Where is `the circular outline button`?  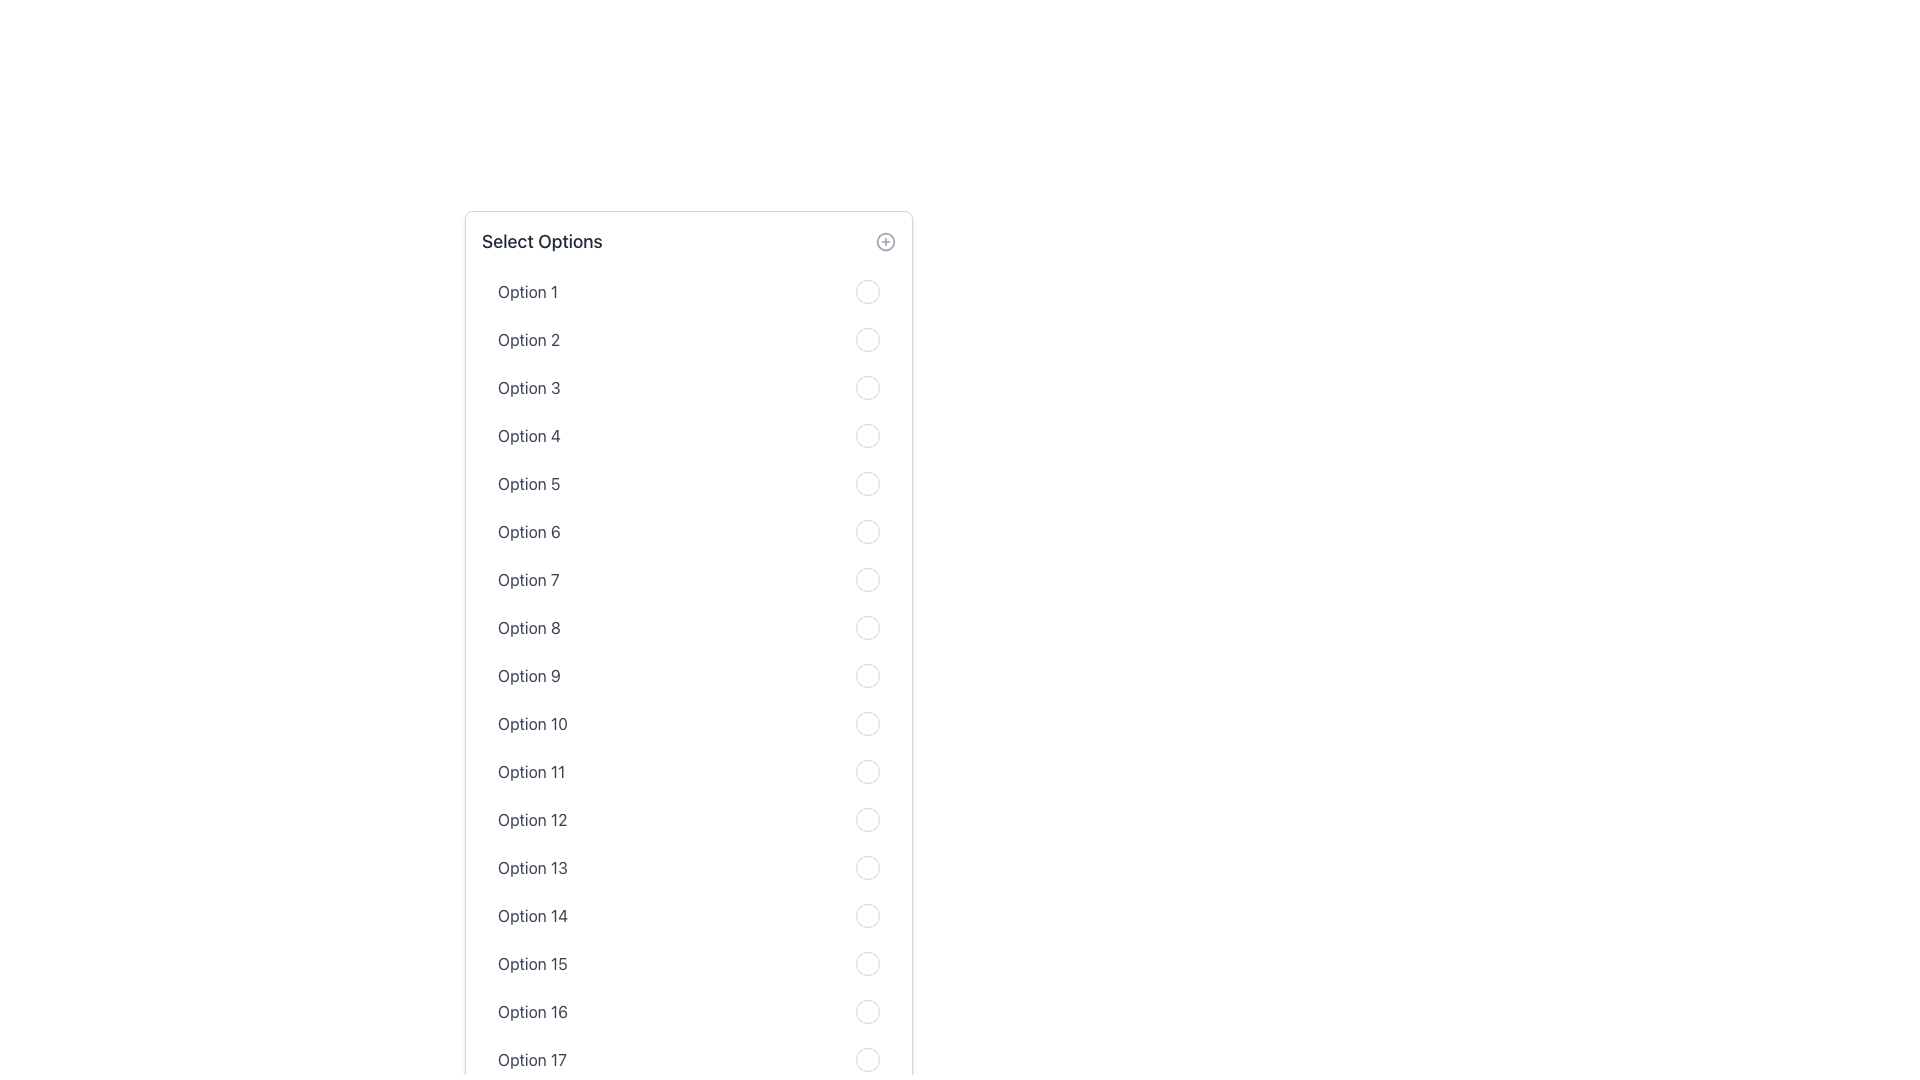 the circular outline button is located at coordinates (689, 770).